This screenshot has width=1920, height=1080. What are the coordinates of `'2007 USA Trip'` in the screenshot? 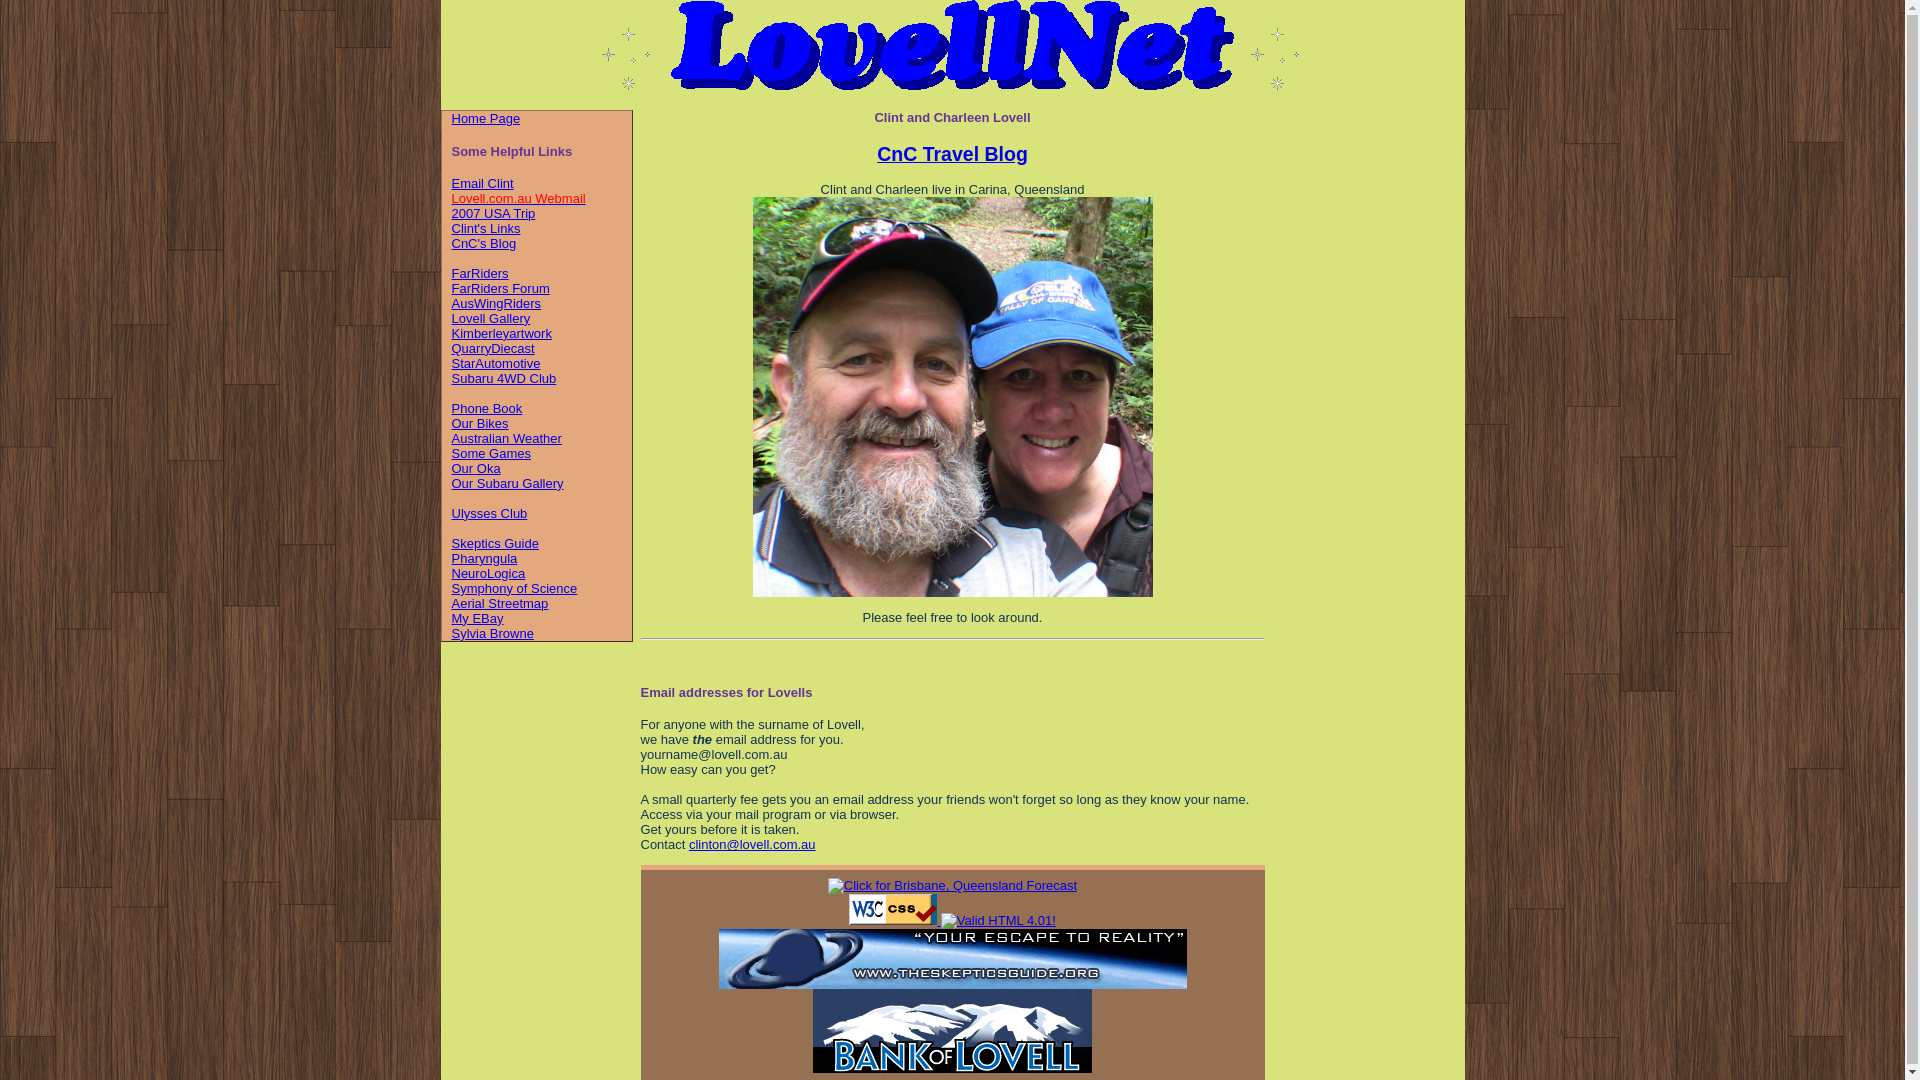 It's located at (494, 213).